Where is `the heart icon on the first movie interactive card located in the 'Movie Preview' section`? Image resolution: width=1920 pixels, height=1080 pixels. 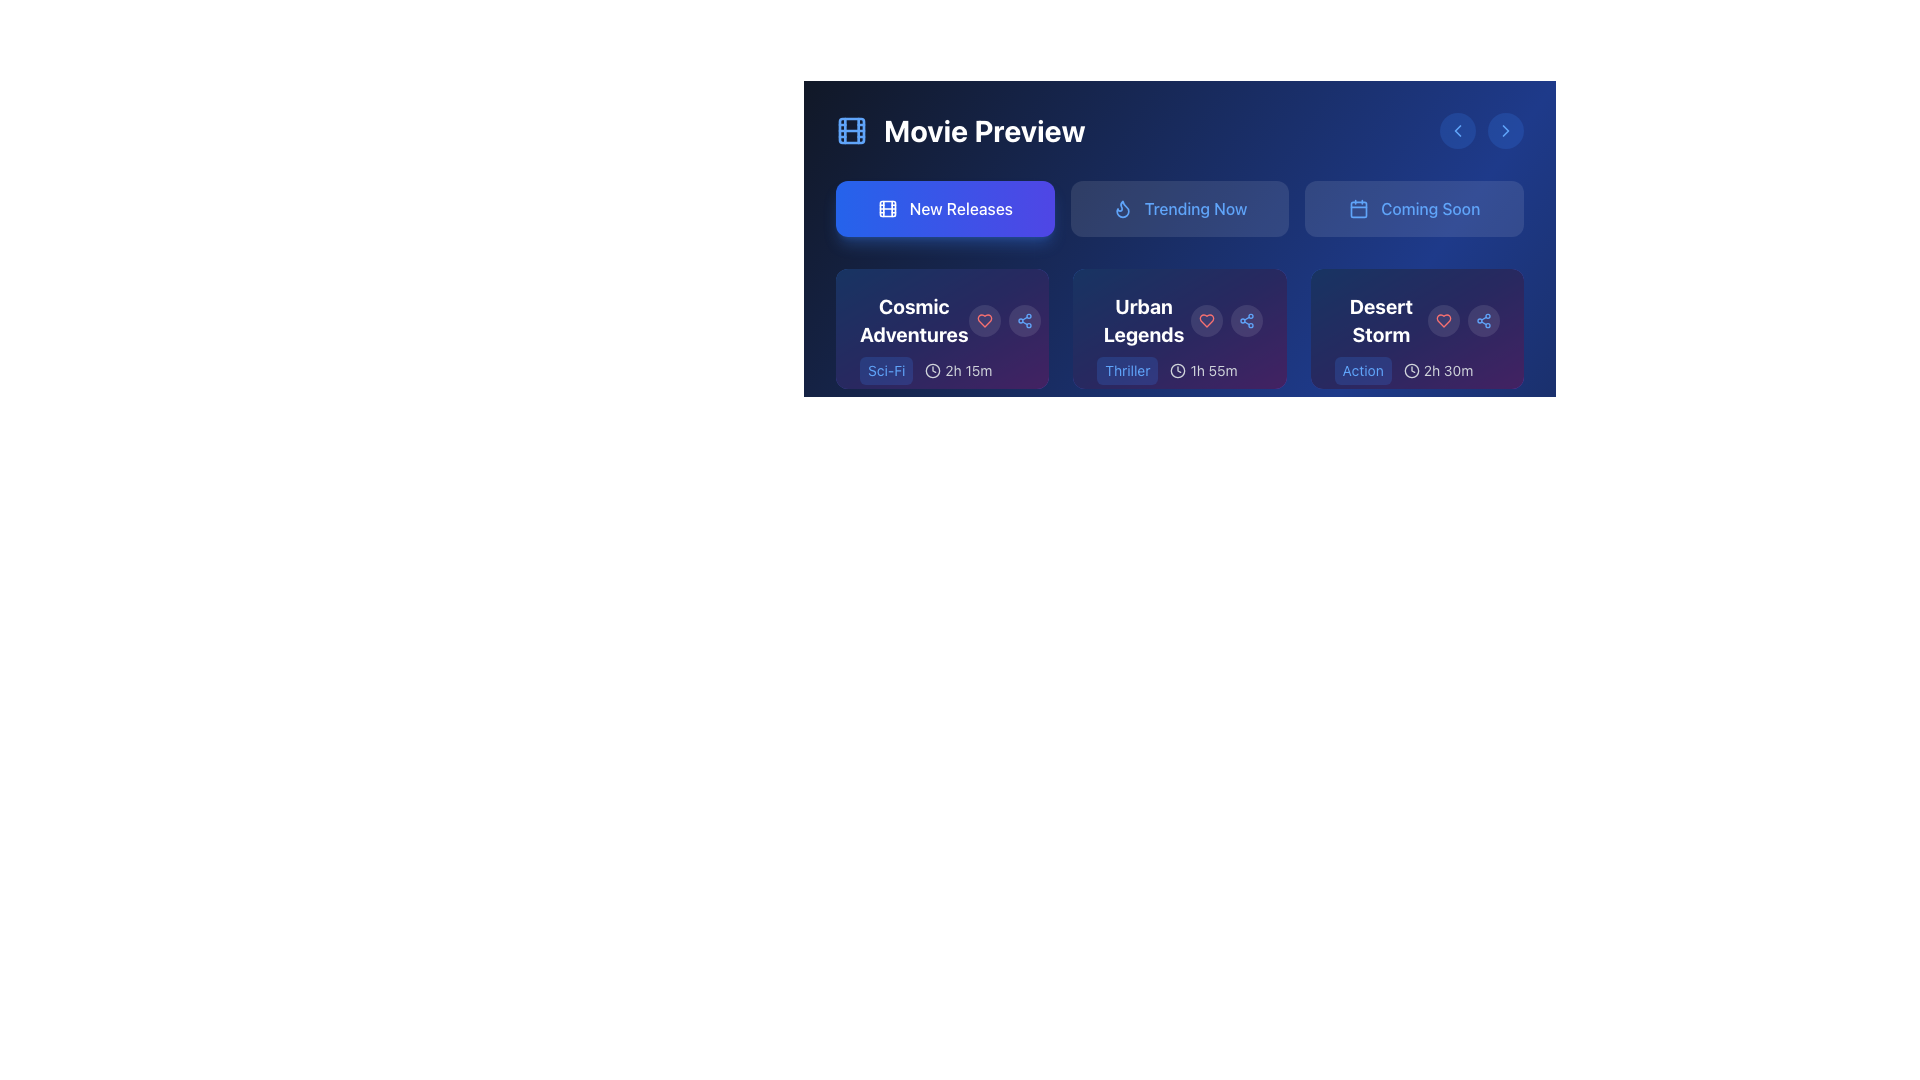 the heart icon on the first movie interactive card located in the 'Movie Preview' section is located at coordinates (941, 327).